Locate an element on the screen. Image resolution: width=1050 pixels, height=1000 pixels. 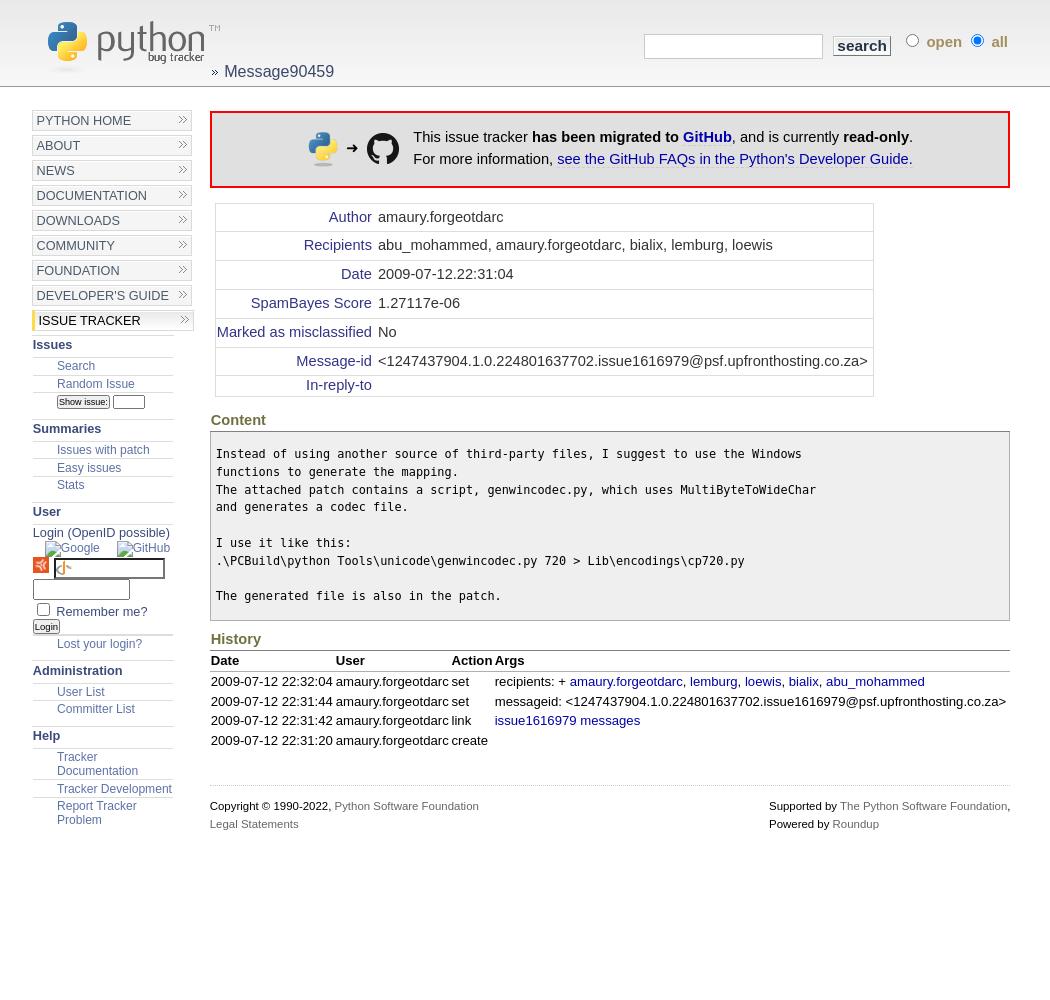
'Marked as misclassified' is located at coordinates (292, 330).